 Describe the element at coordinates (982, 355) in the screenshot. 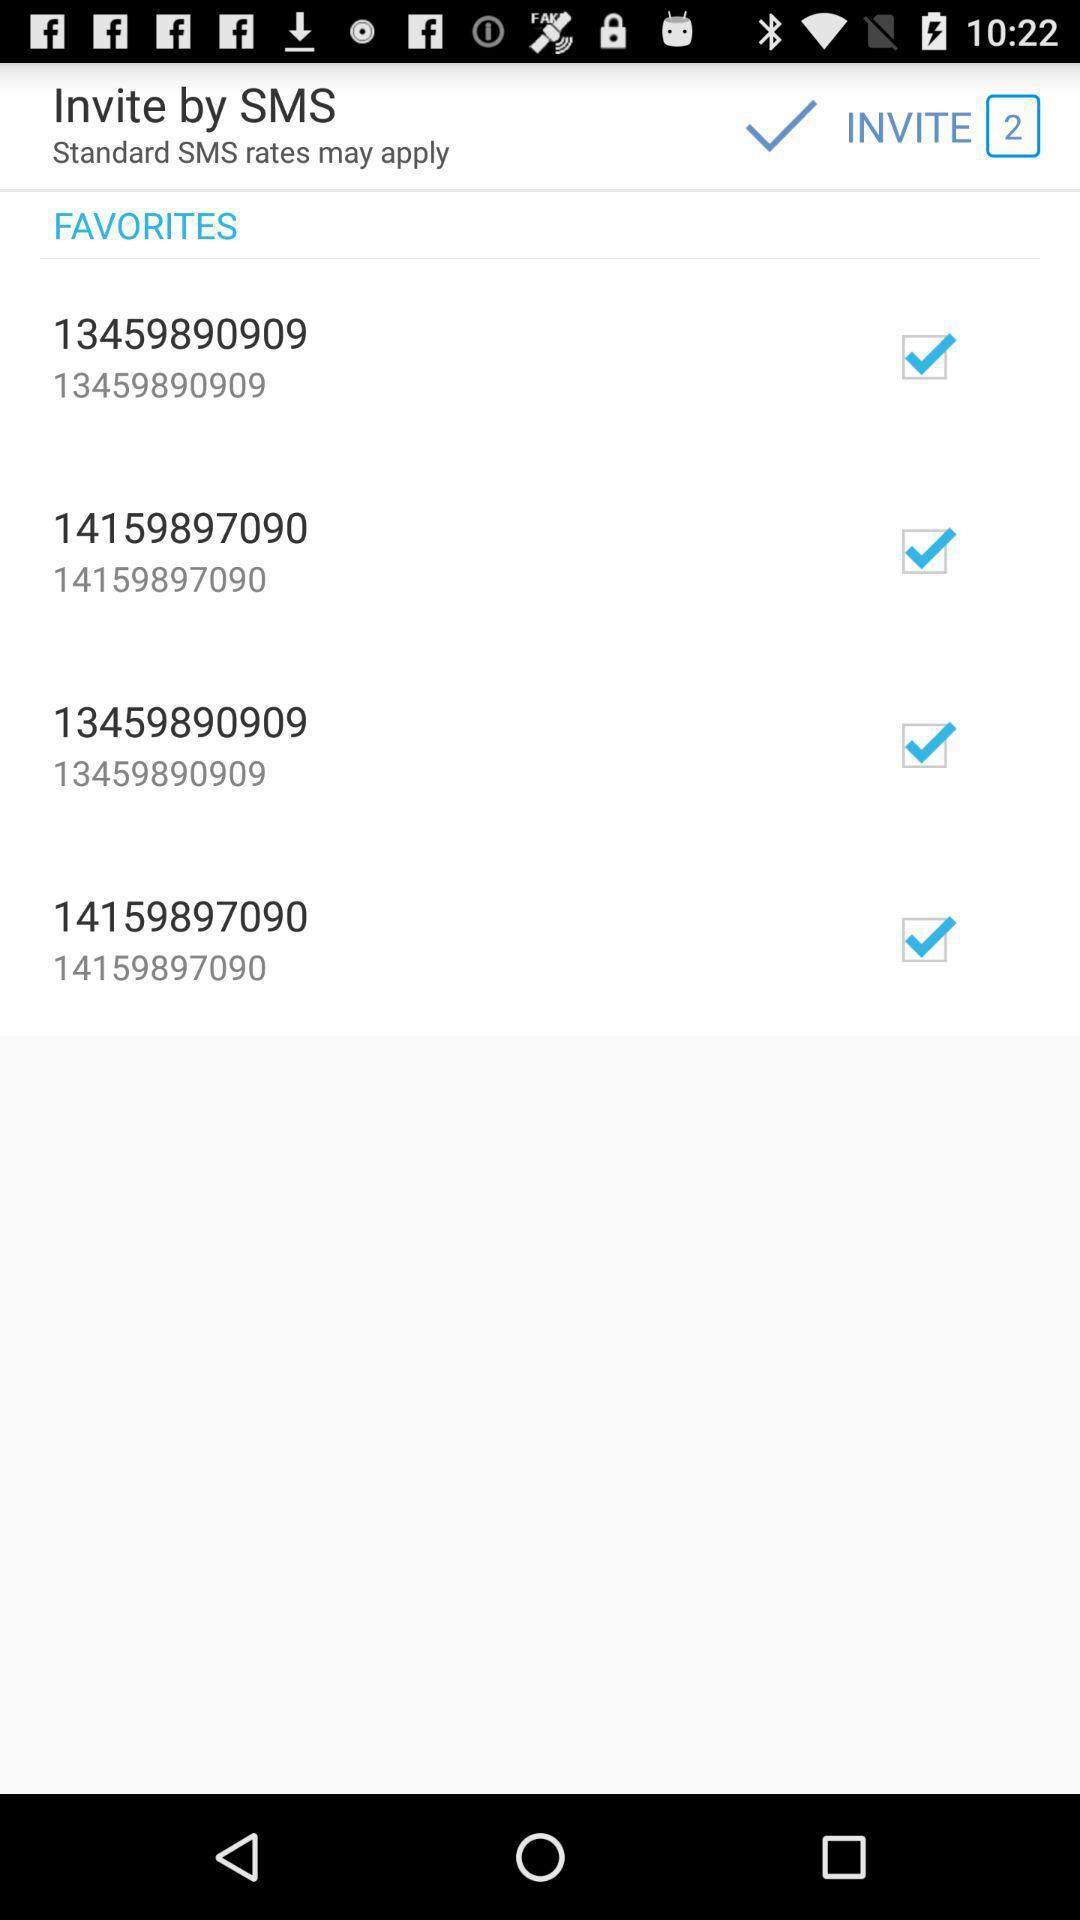

I see `unfavorite selection` at that location.